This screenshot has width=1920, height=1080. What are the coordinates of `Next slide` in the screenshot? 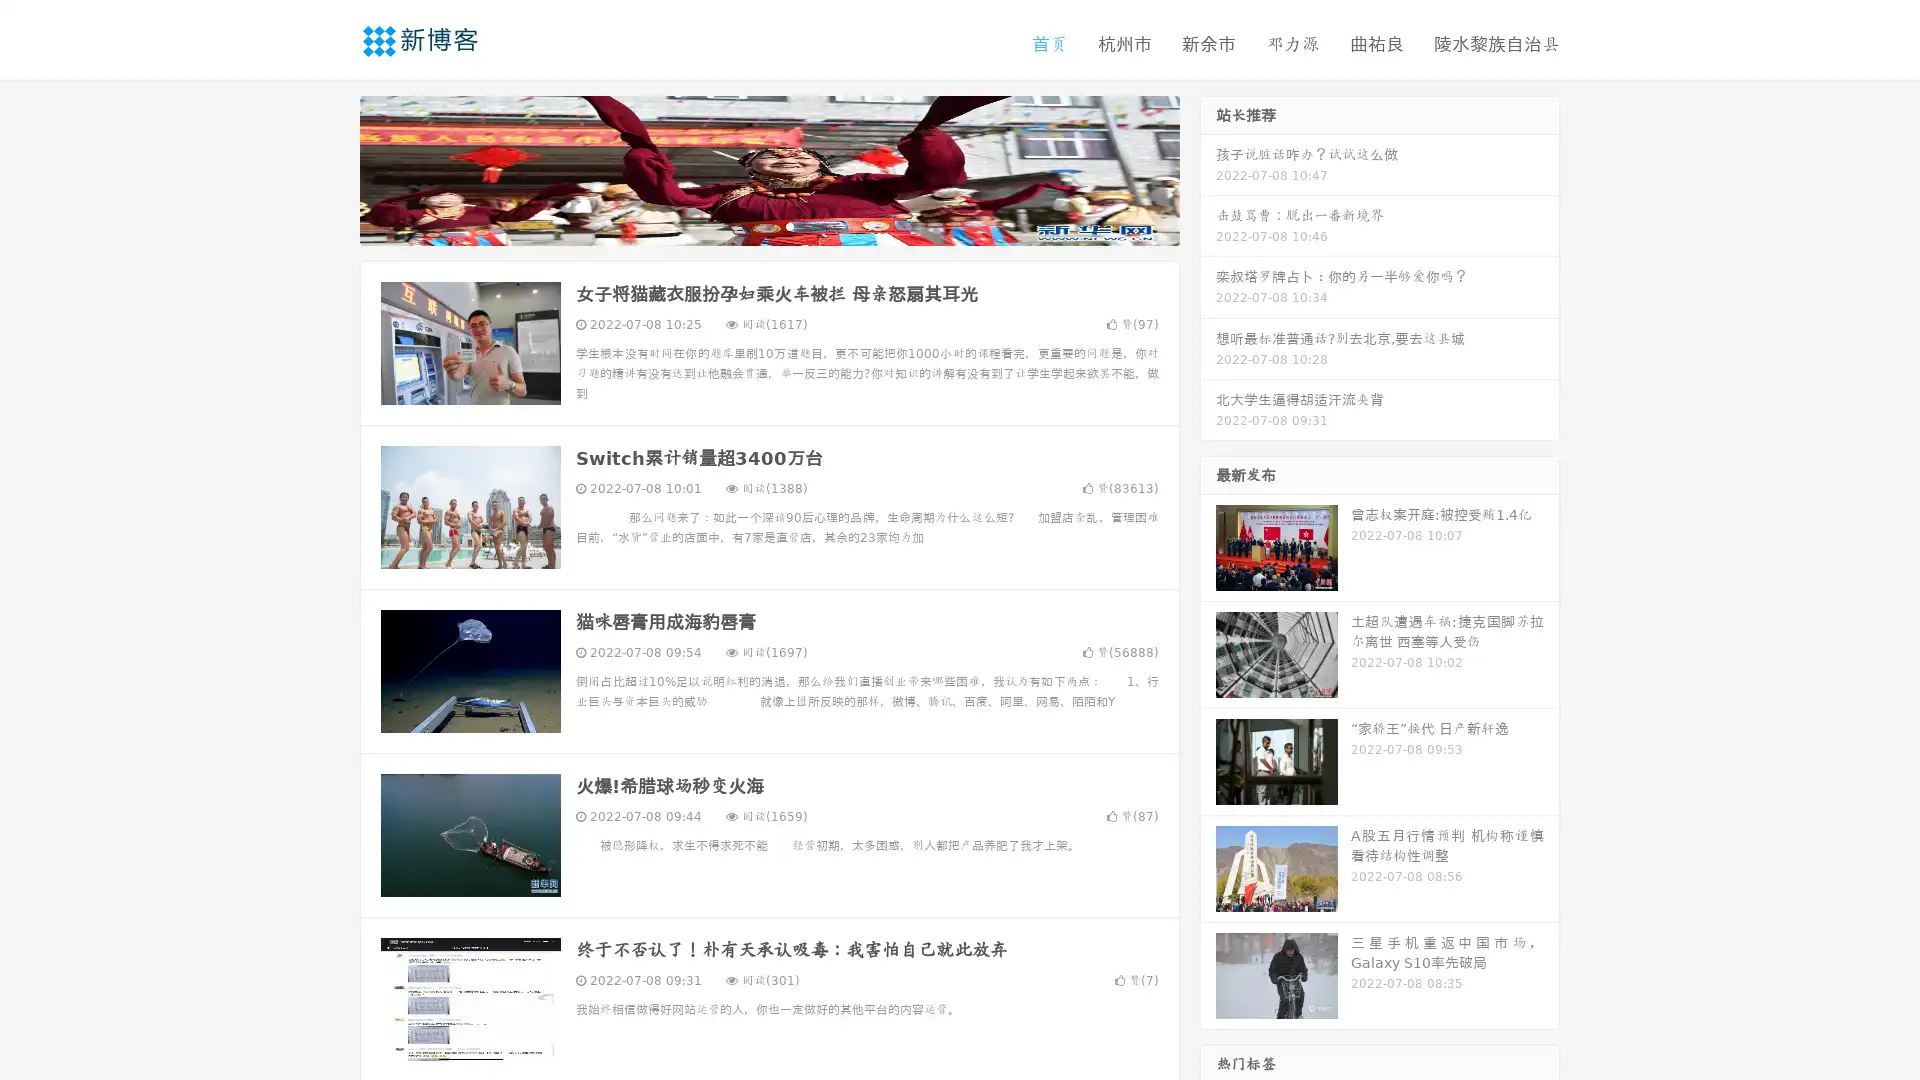 It's located at (1208, 168).